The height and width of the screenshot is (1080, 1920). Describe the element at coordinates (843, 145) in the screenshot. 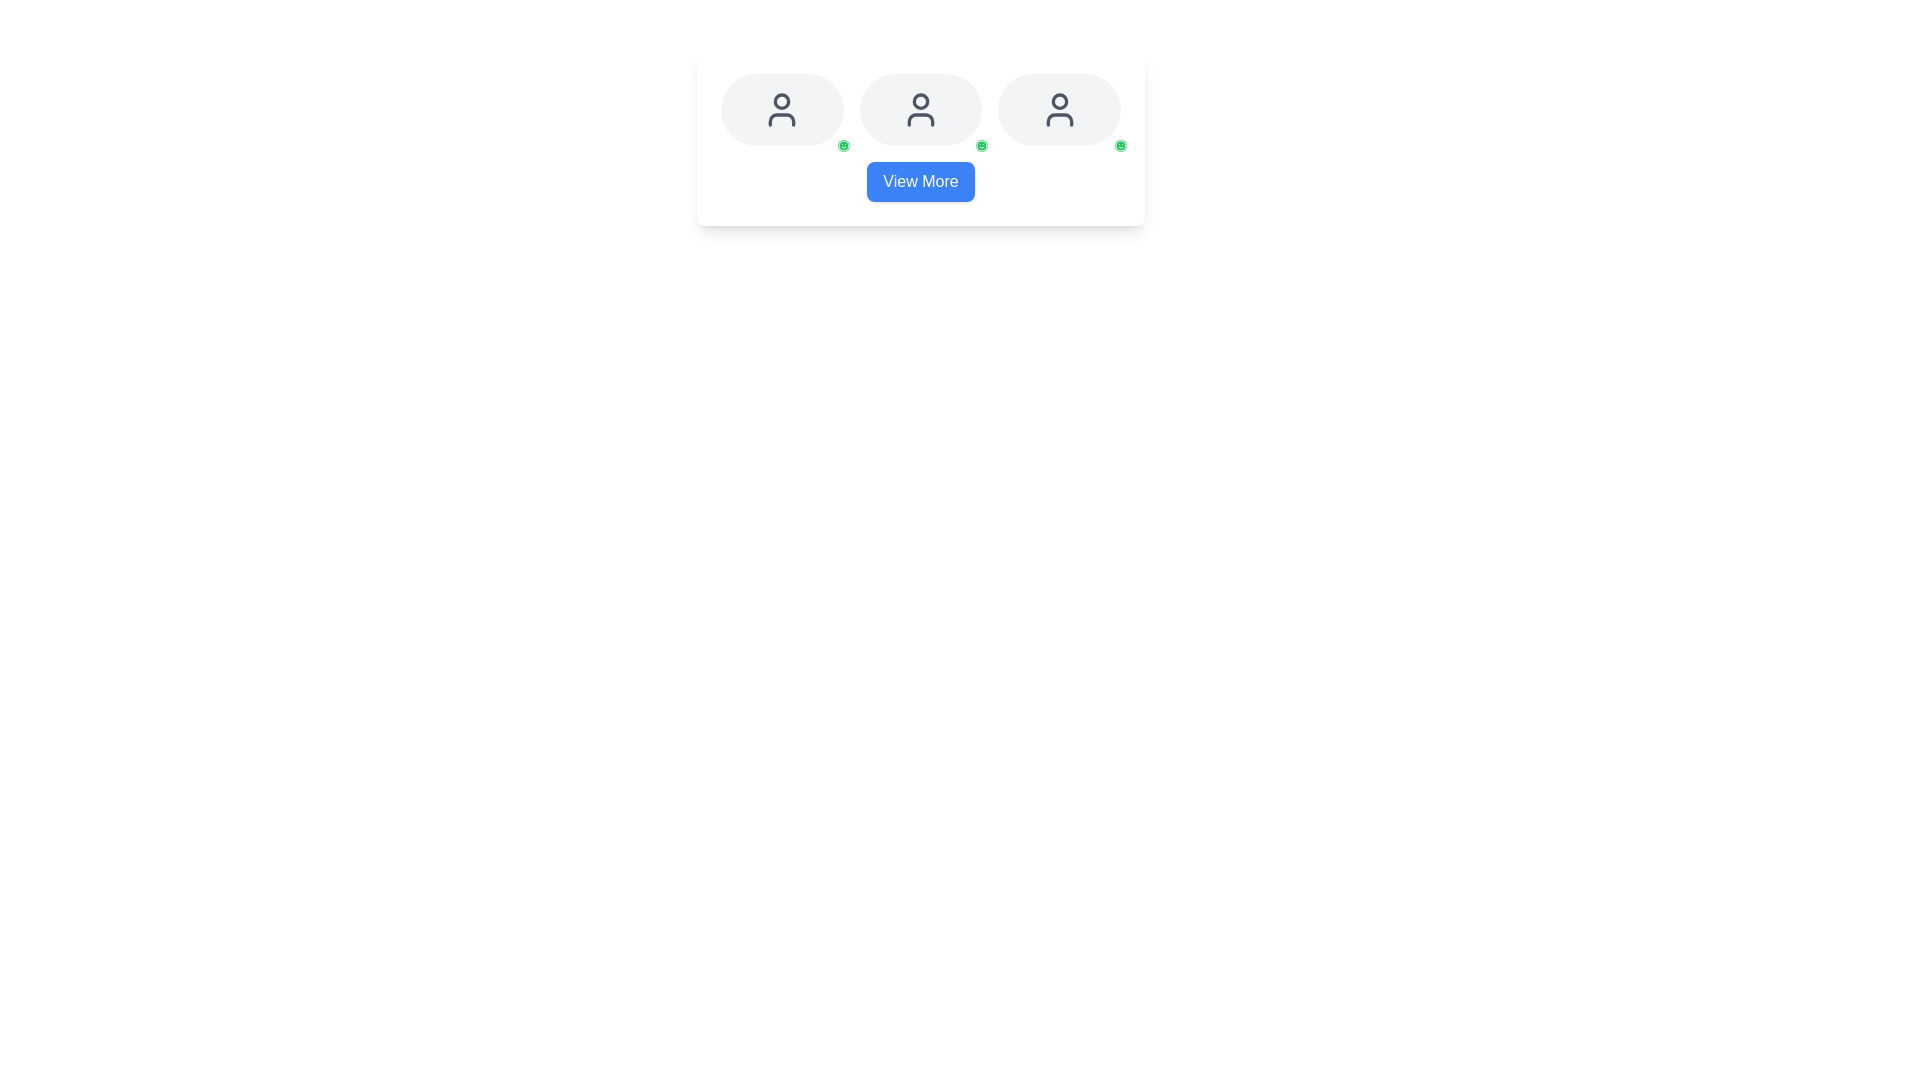

I see `circular SVG element that is part of a smiley face icon positioned above the 'View More' button` at that location.